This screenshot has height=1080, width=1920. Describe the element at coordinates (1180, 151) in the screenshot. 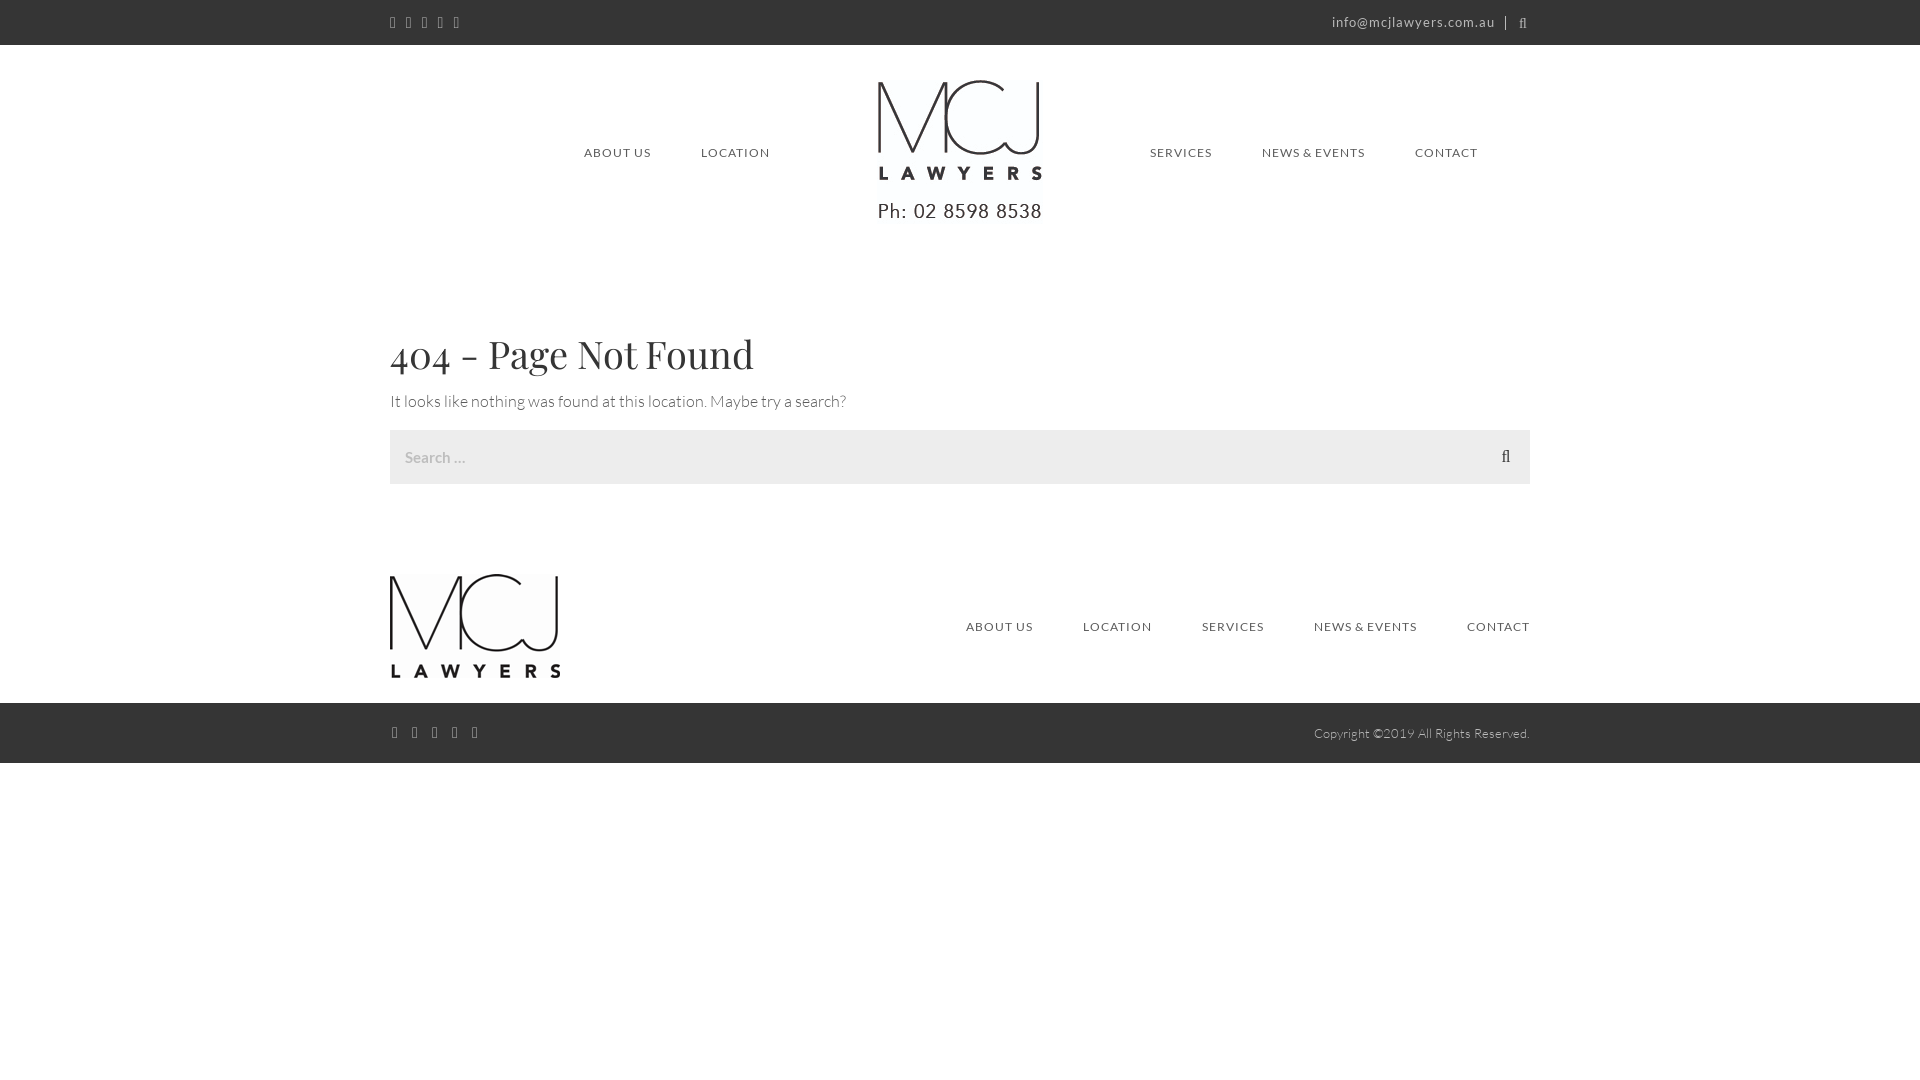

I see `'SERVICES'` at that location.